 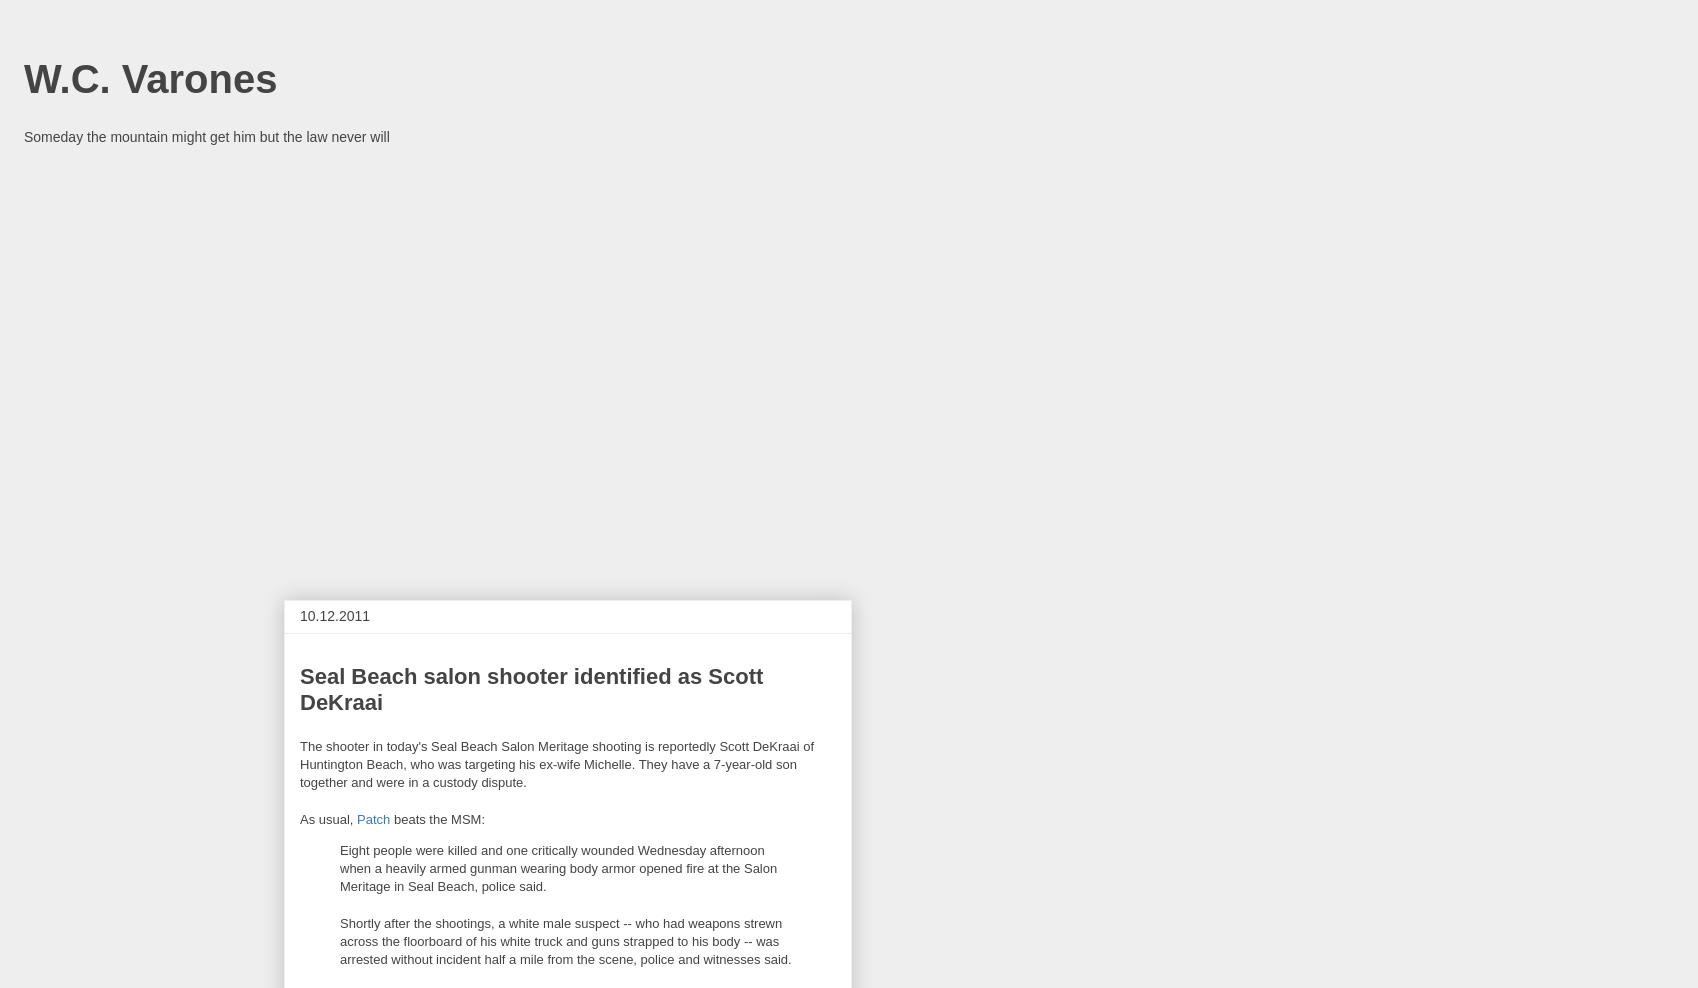 I want to click on 'beats the MSM:', so click(x=390, y=818).